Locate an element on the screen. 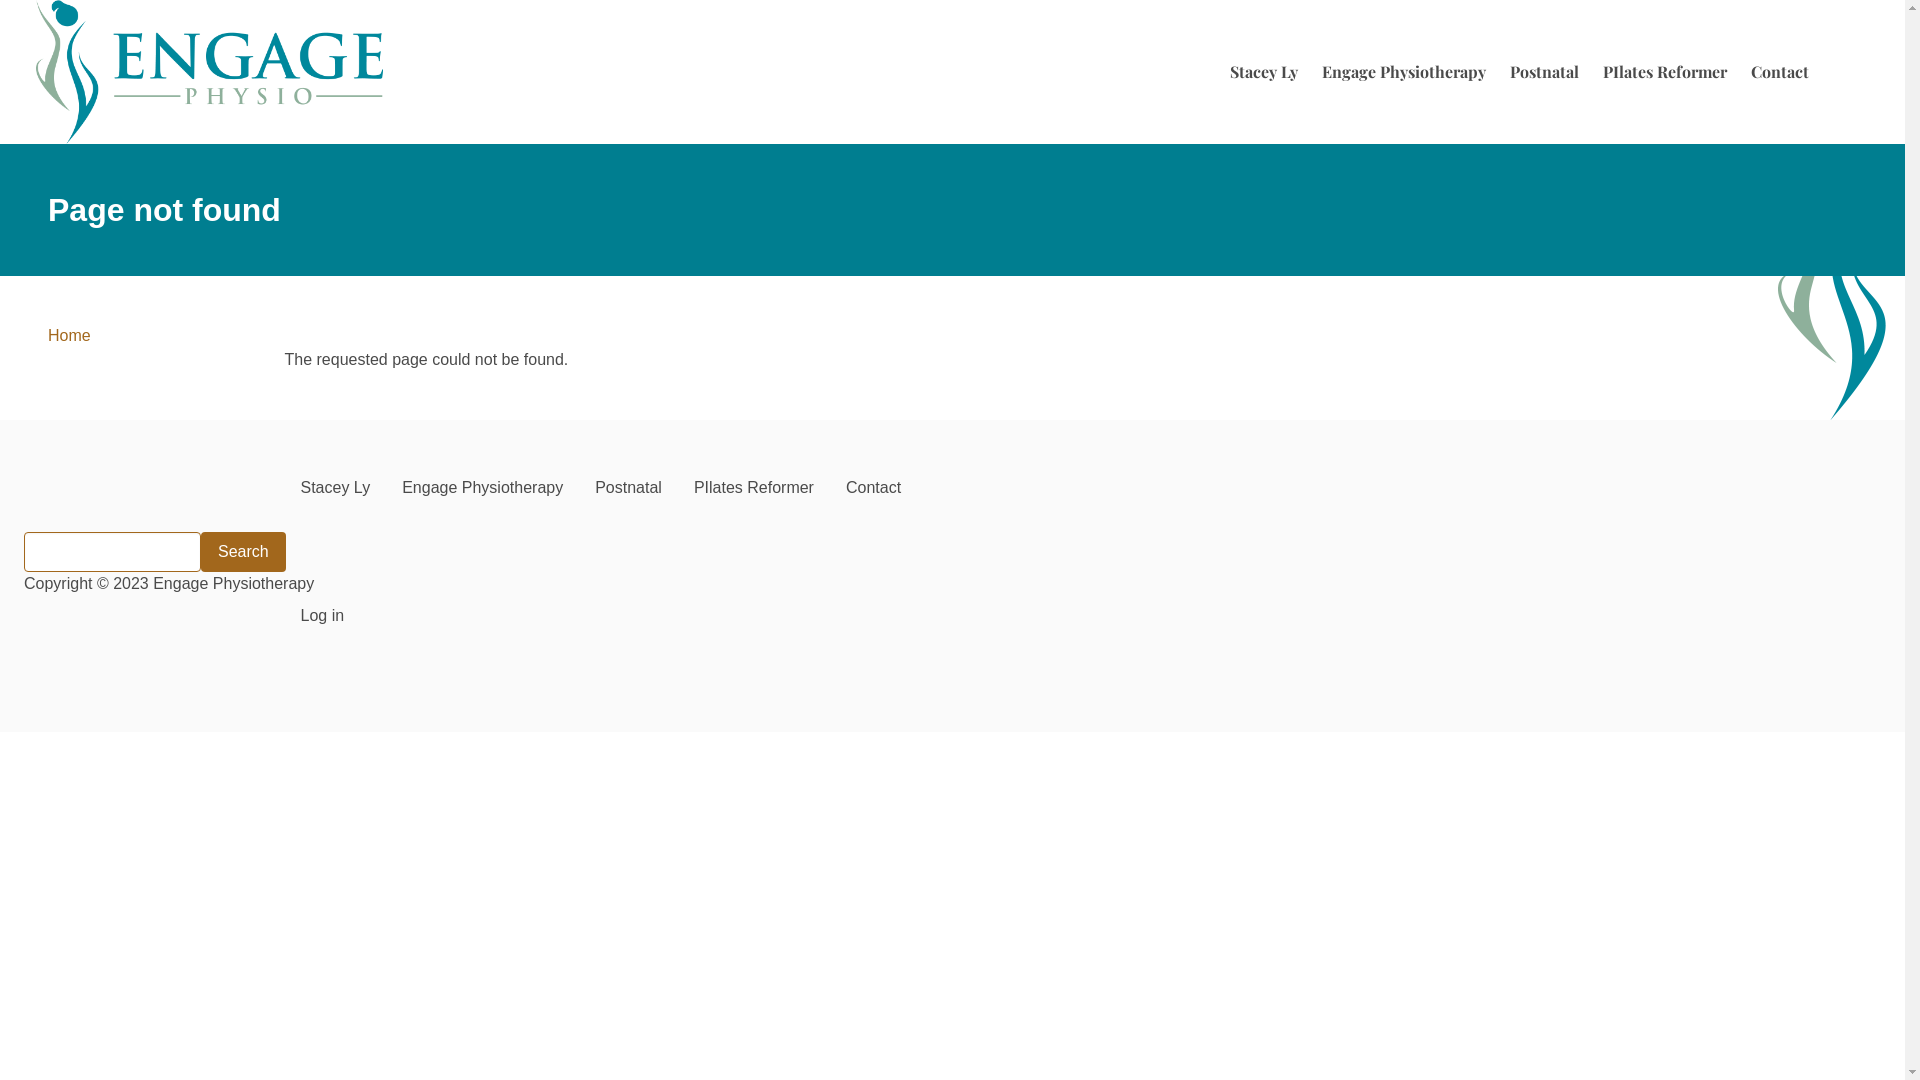 The image size is (1920, 1080). 'PIlates Reformer' is located at coordinates (1665, 71).